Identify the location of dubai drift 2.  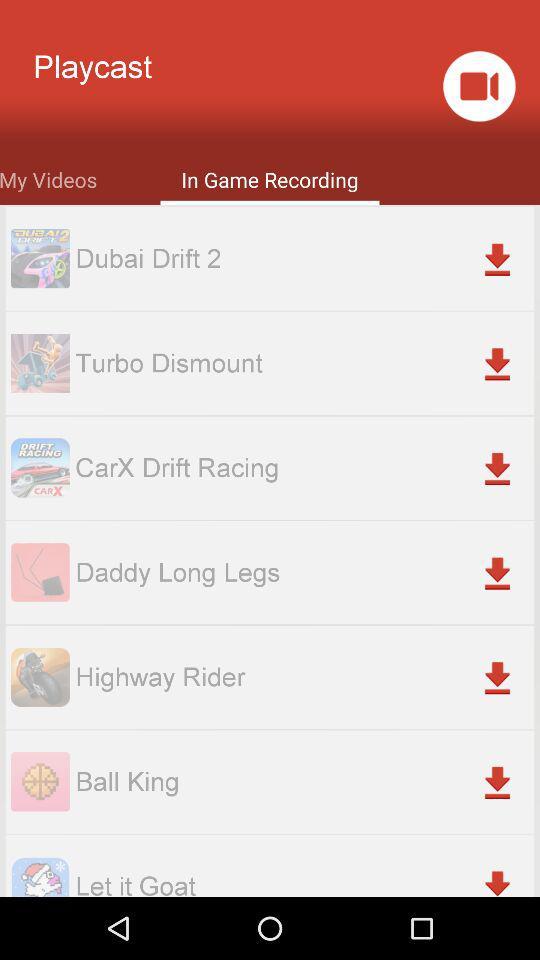
(303, 257).